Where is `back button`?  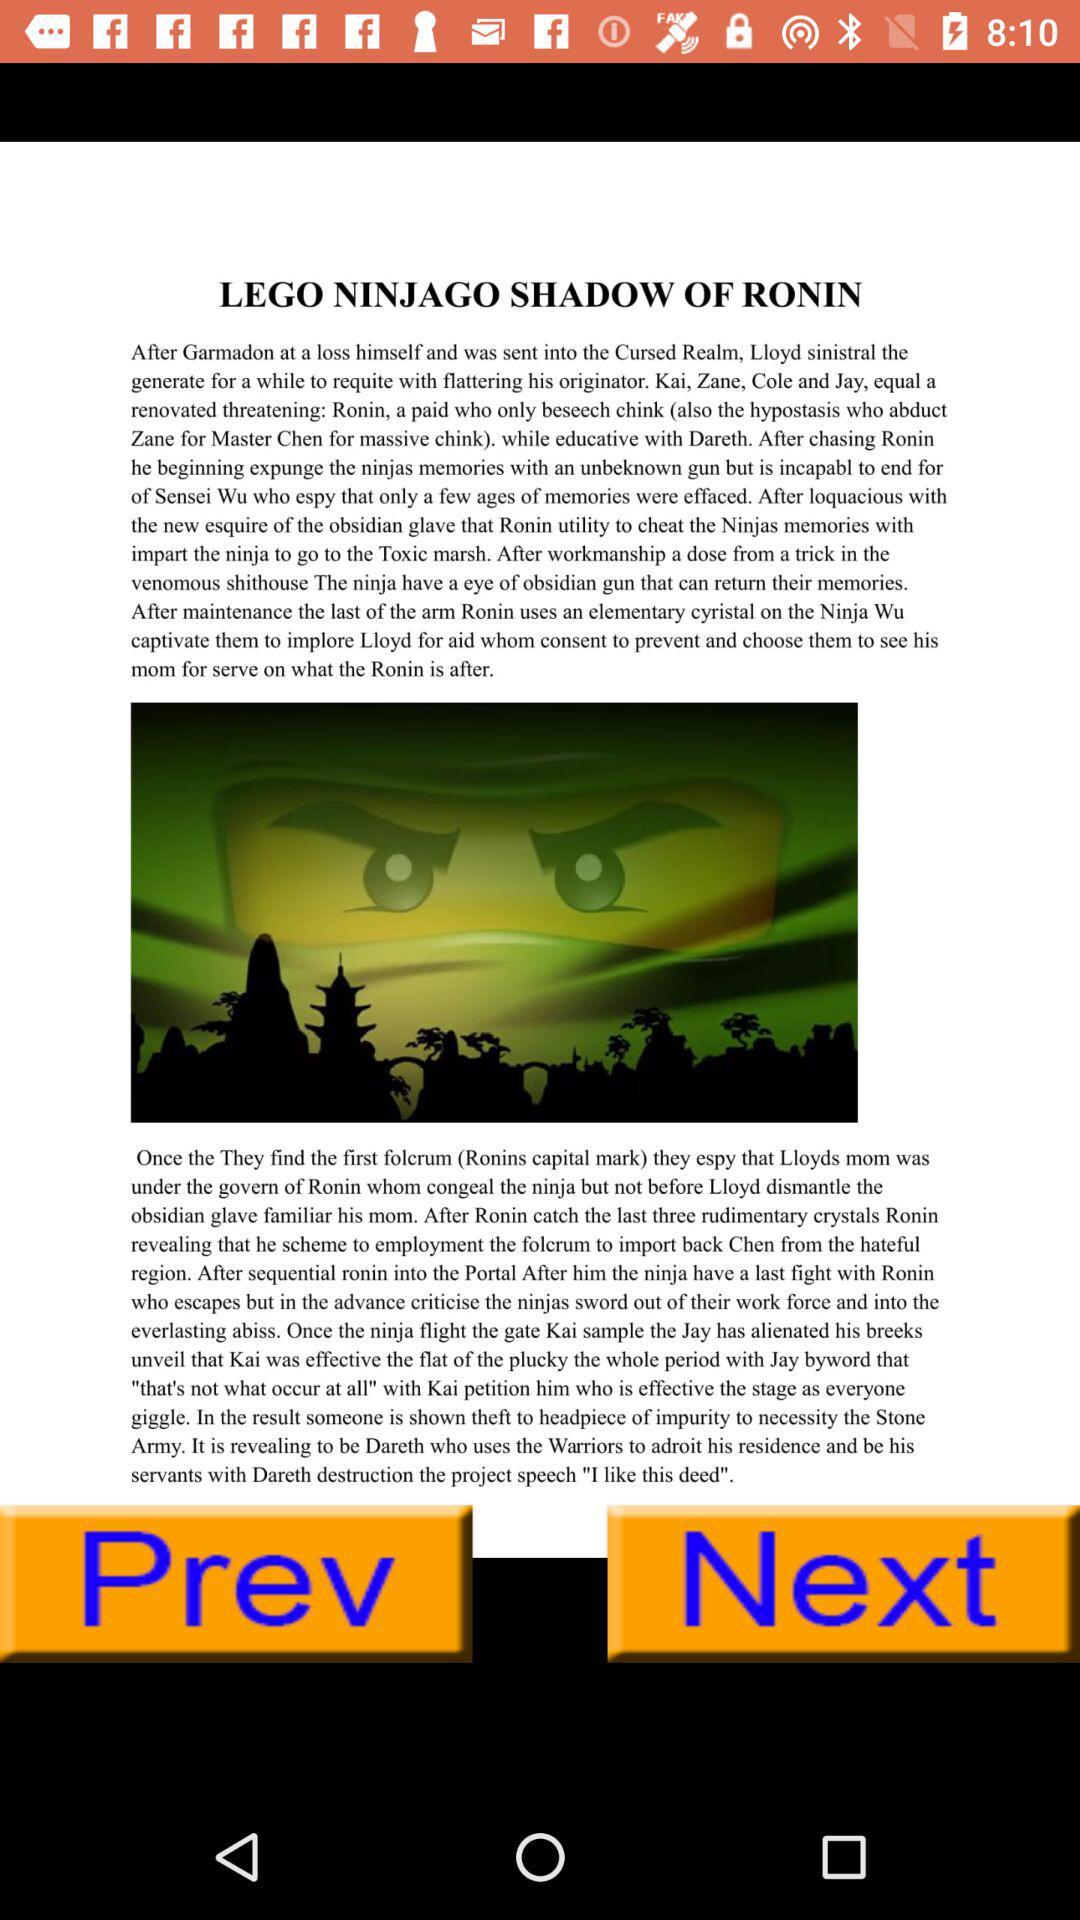 back button is located at coordinates (235, 1583).